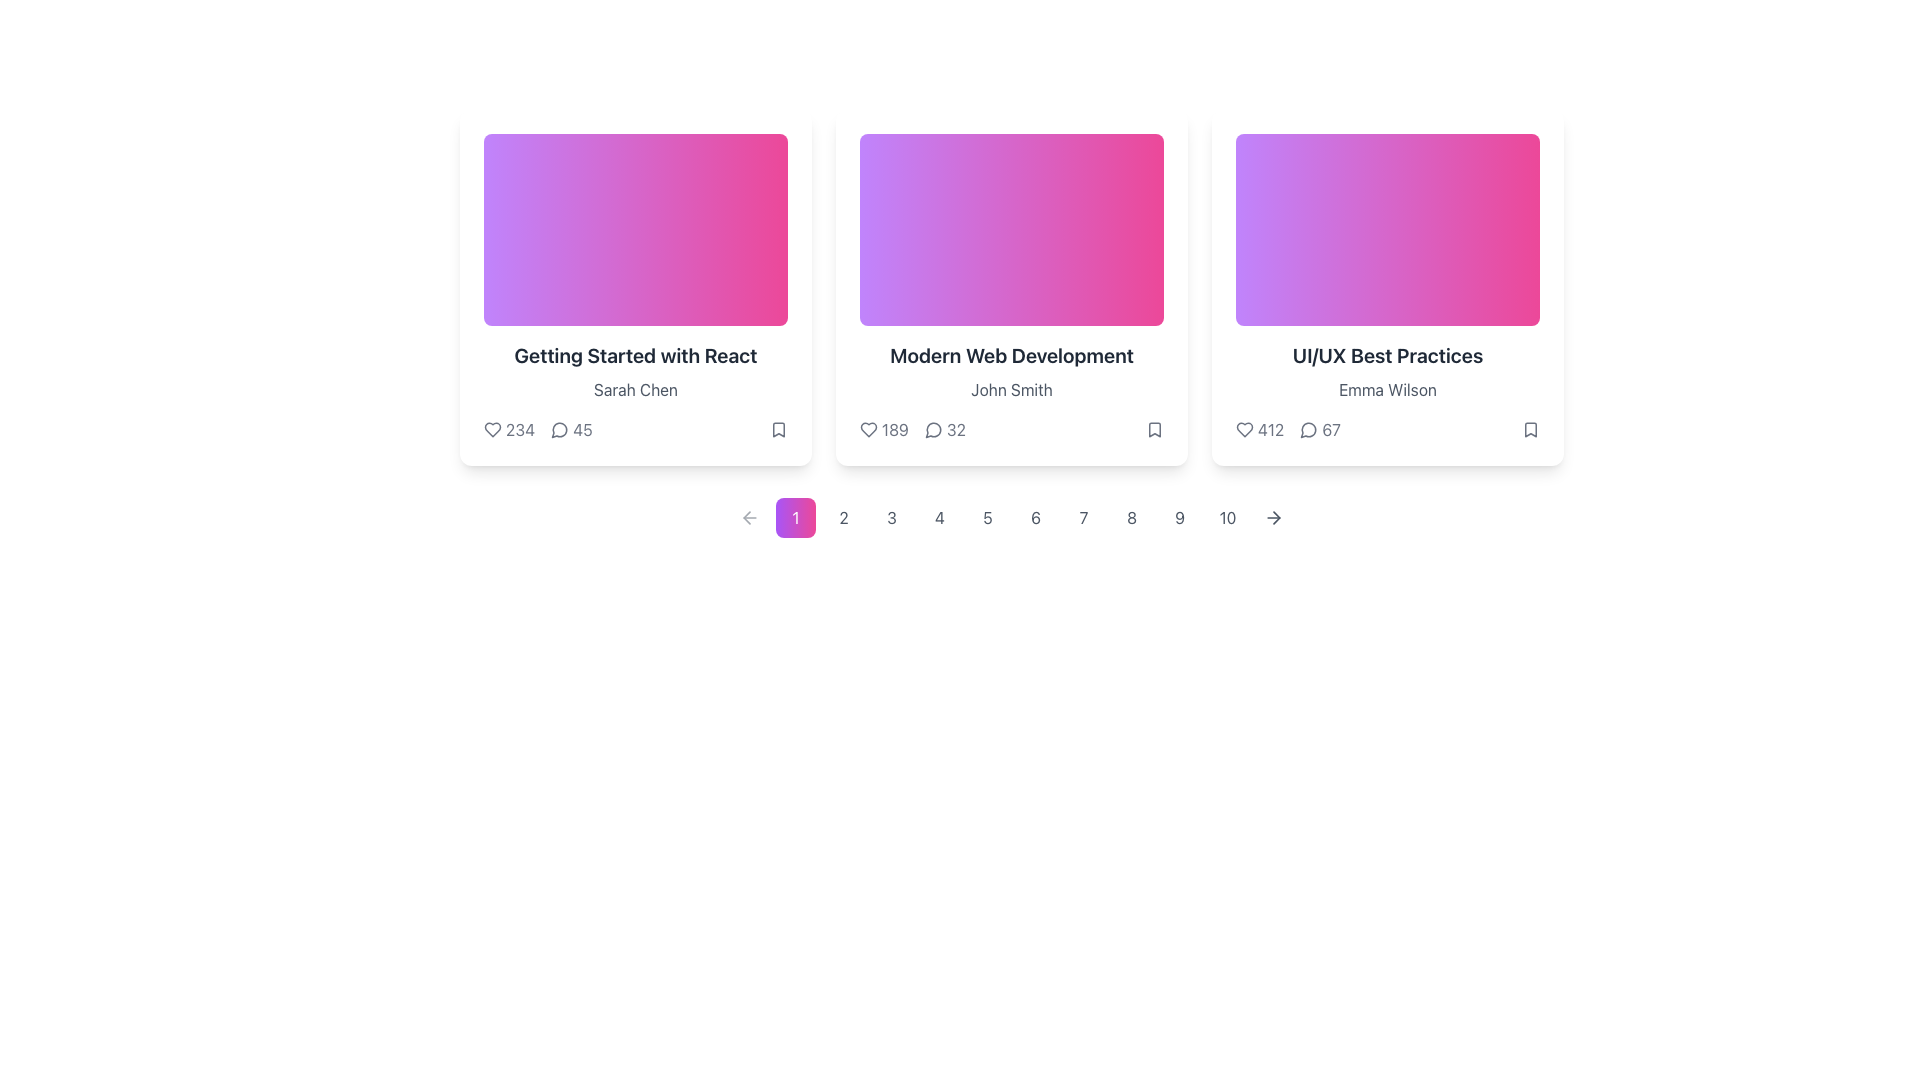 The width and height of the screenshot is (1920, 1080). I want to click on the interactive element displaying the number '189', so click(883, 428).